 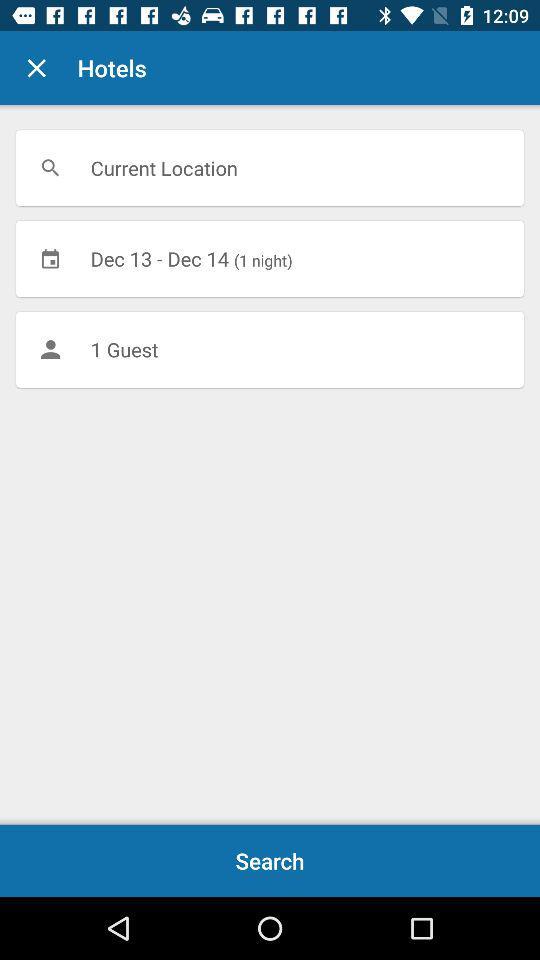 What do you see at coordinates (270, 167) in the screenshot?
I see `icon above the dec 13 dec icon` at bounding box center [270, 167].